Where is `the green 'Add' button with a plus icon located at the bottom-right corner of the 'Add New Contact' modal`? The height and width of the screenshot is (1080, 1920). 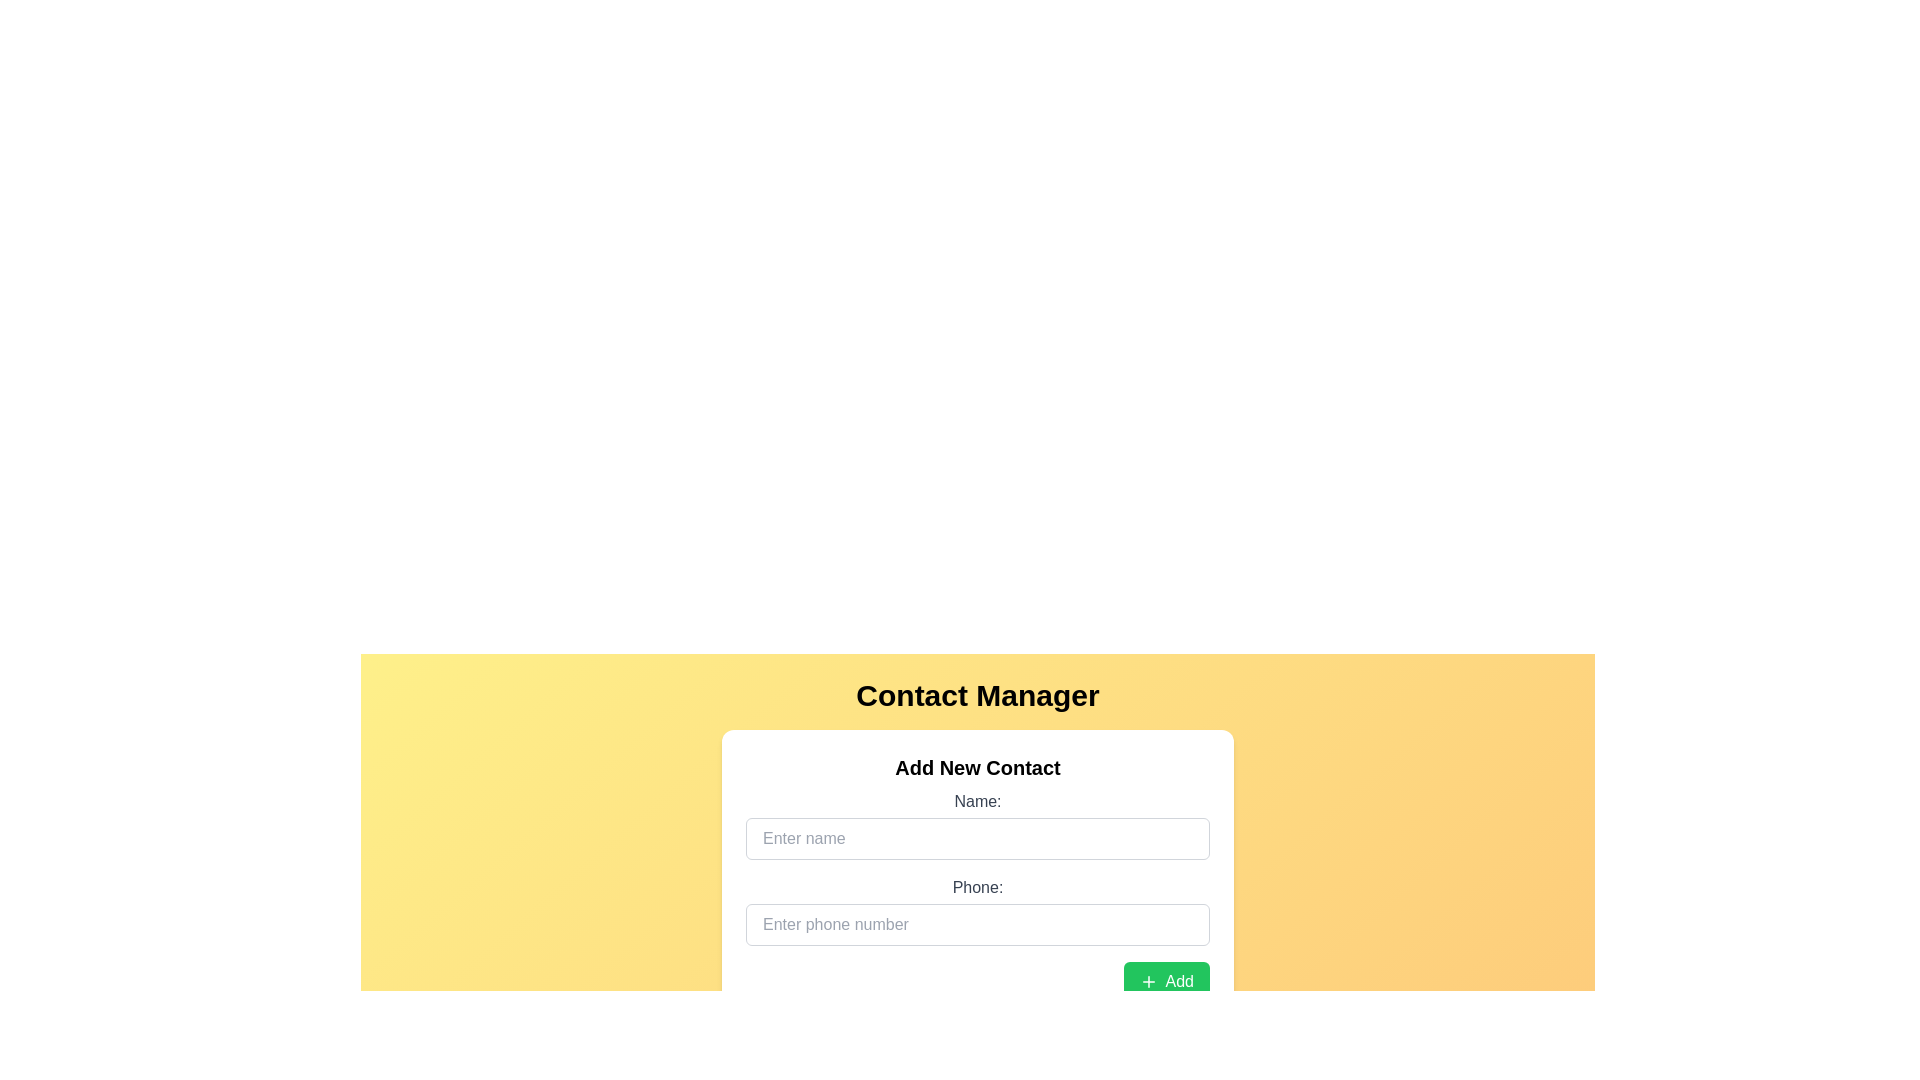
the green 'Add' button with a plus icon located at the bottom-right corner of the 'Add New Contact' modal is located at coordinates (1166, 981).